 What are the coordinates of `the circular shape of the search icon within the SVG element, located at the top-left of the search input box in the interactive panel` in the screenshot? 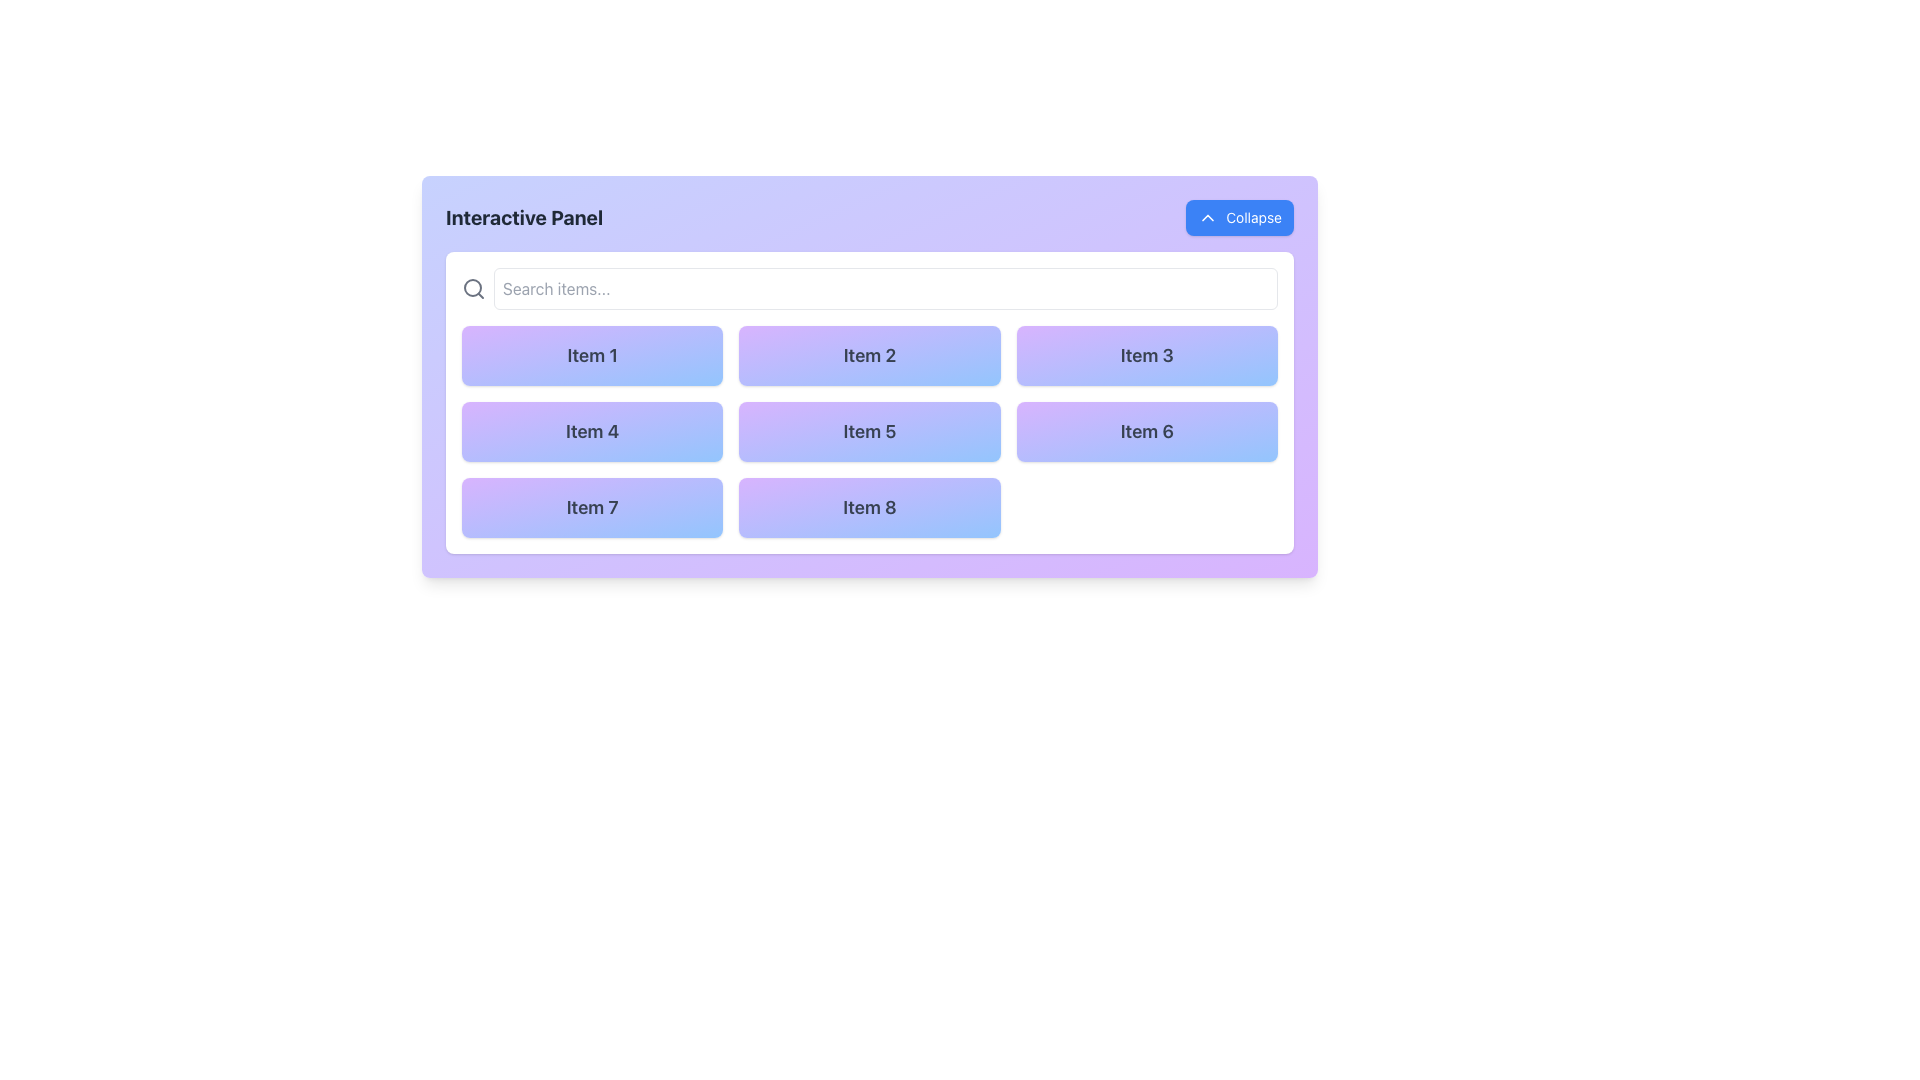 It's located at (472, 288).